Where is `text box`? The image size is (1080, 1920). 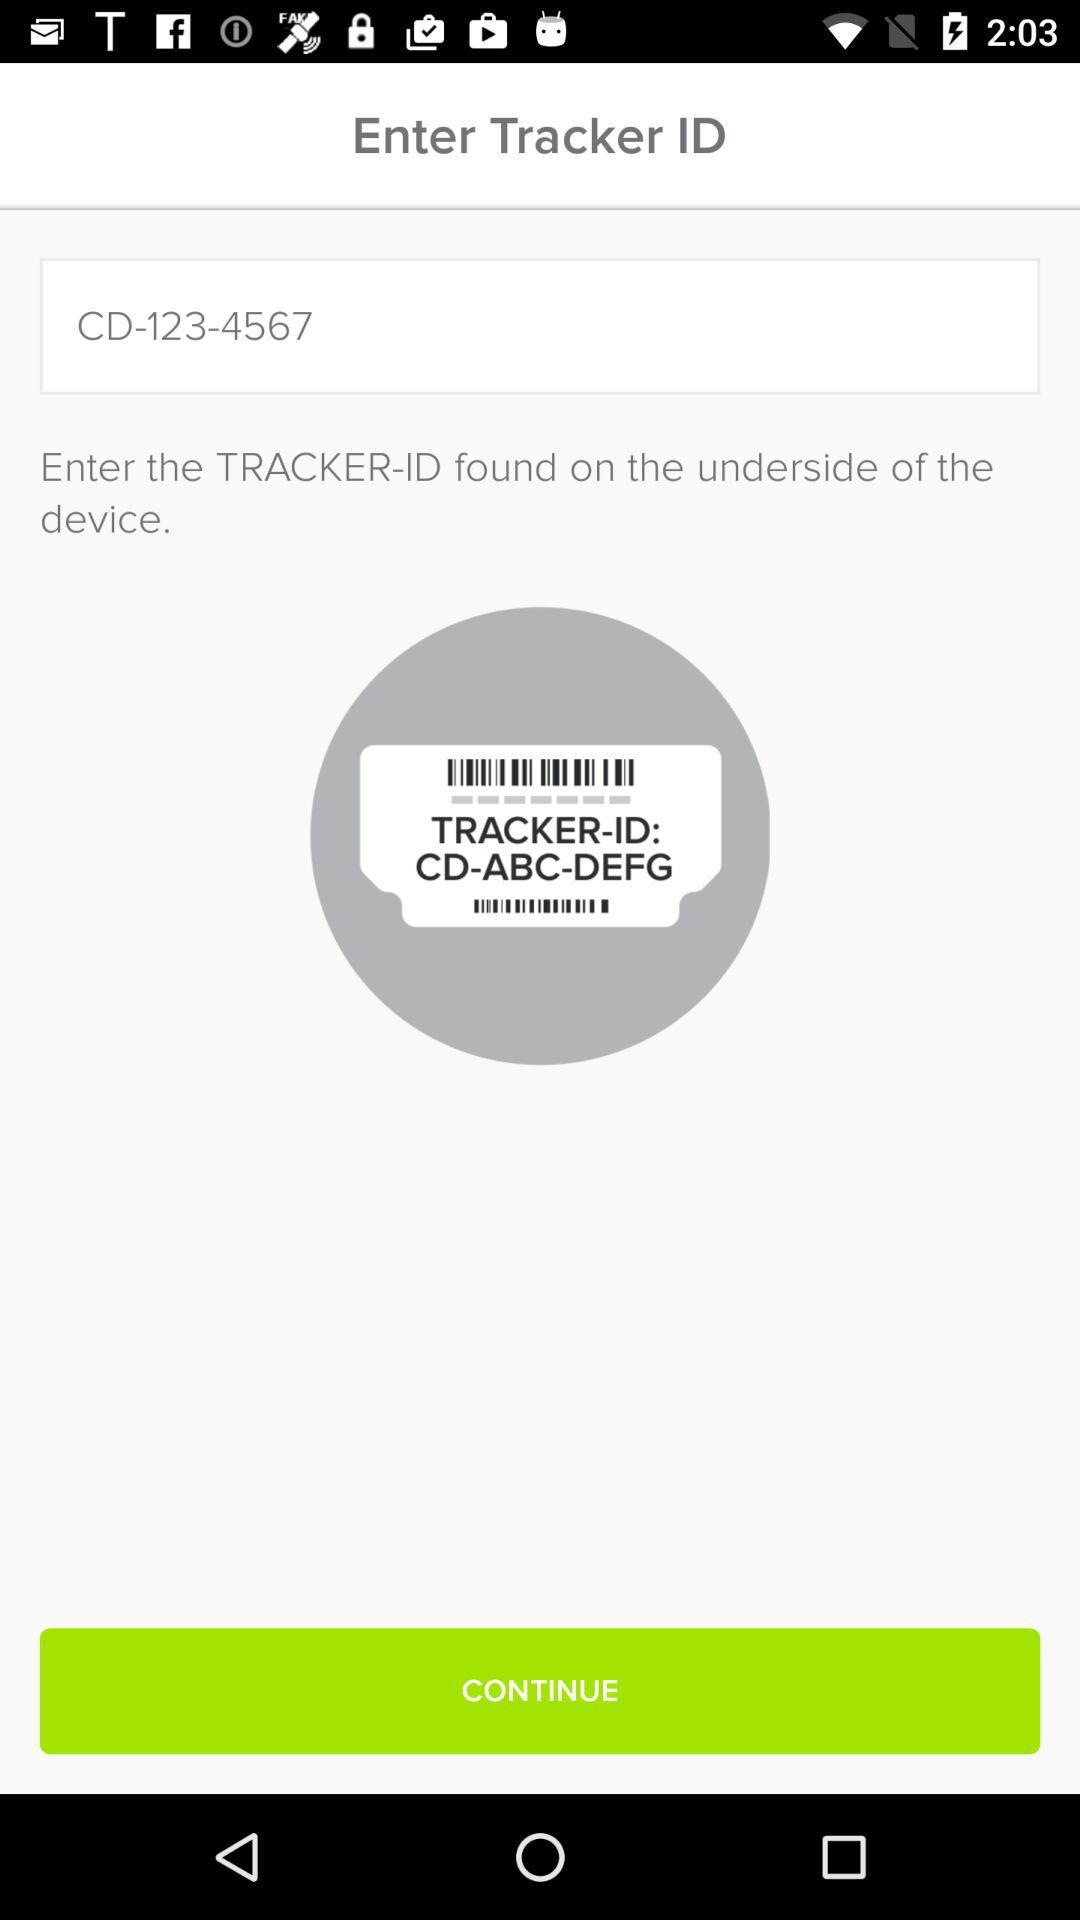 text box is located at coordinates (540, 326).